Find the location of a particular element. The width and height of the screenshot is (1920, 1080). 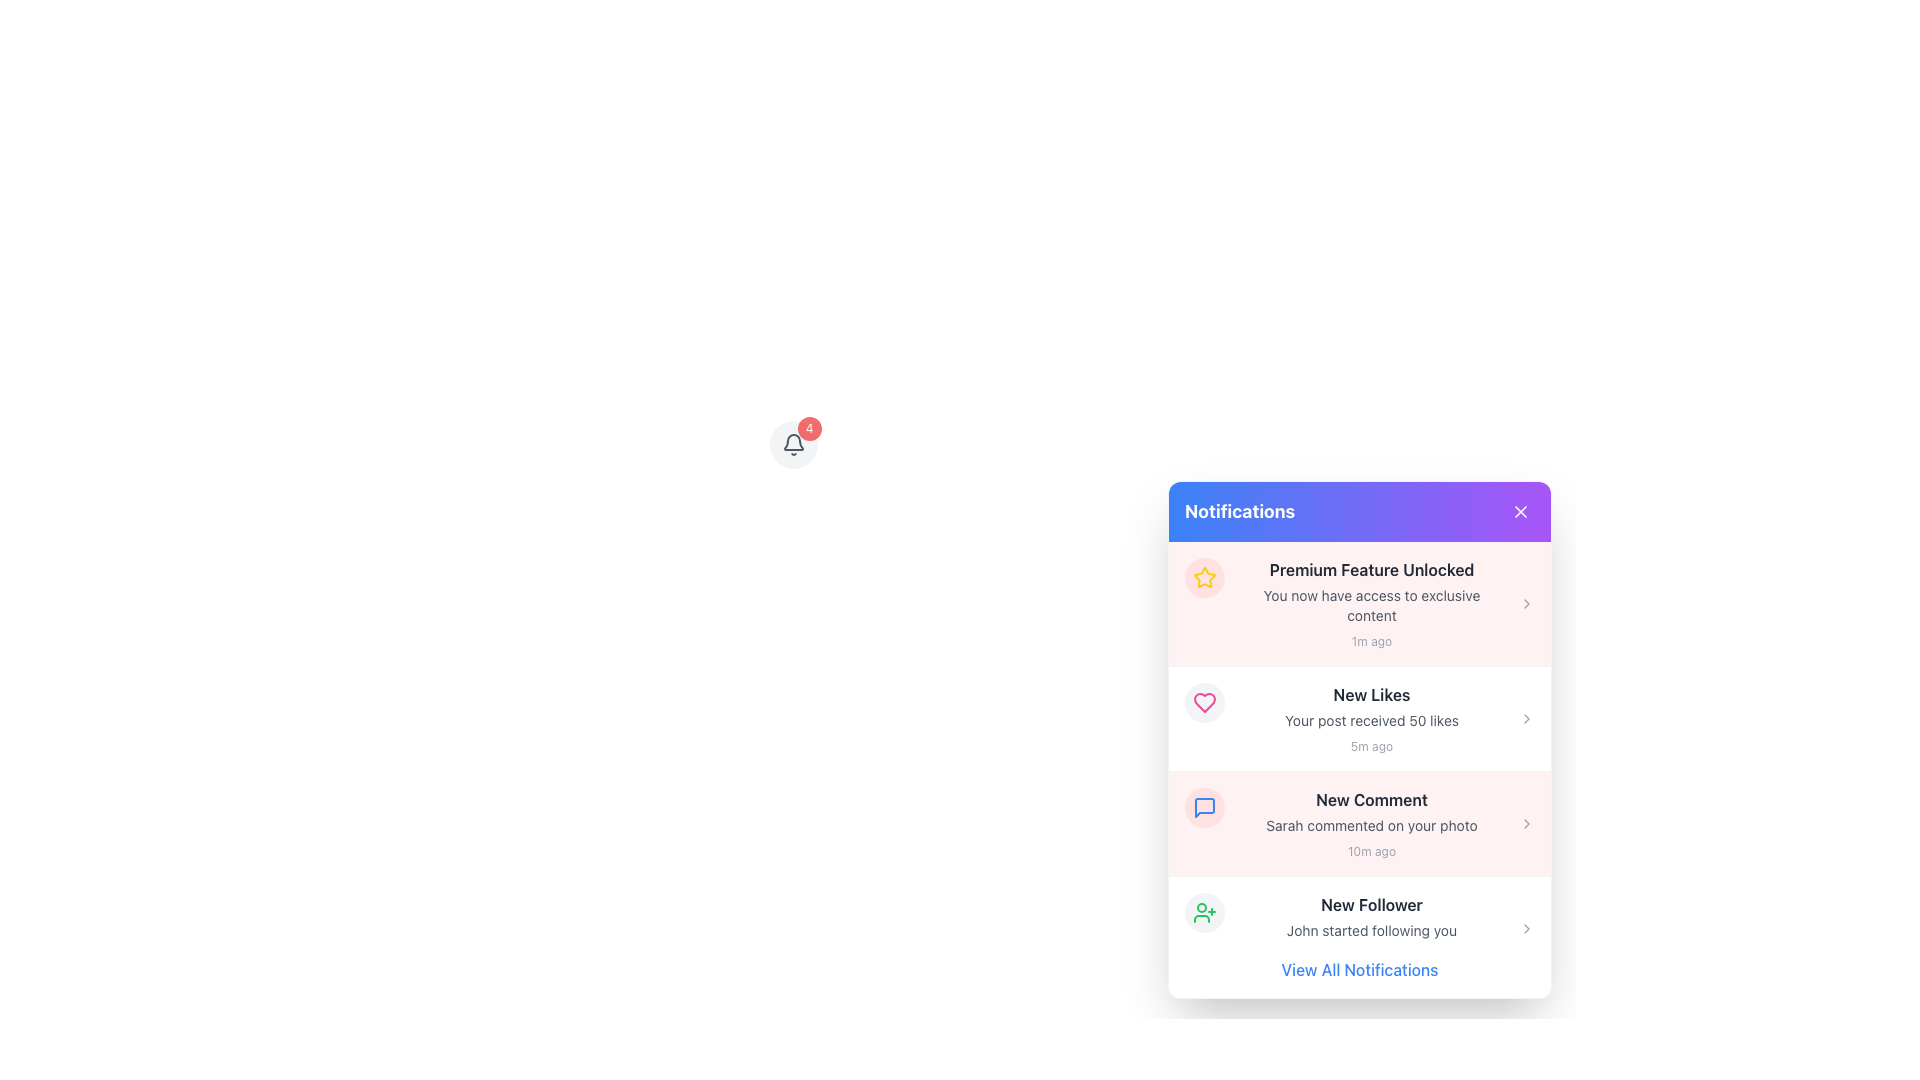

the small 'X' icon button with a round design, located at the top-right corner of the notifications panel is located at coordinates (1520, 511).